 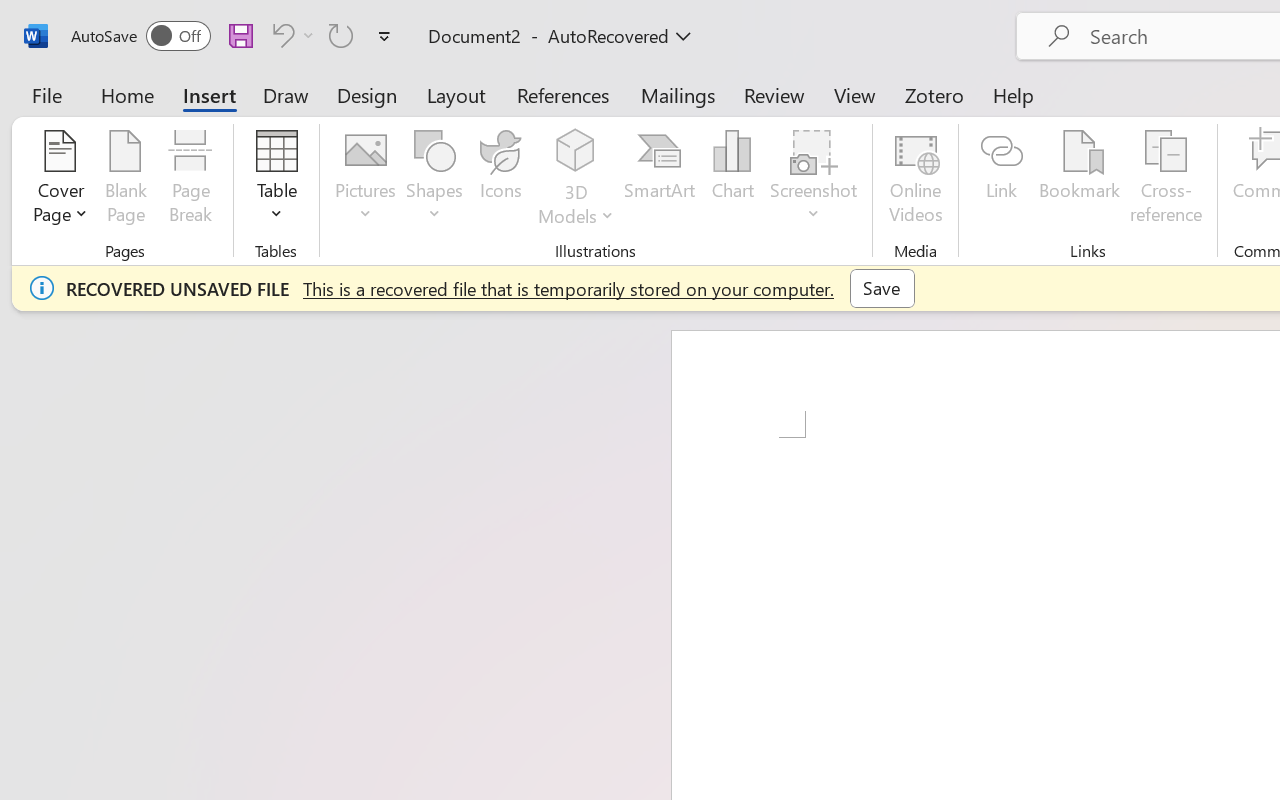 What do you see at coordinates (1166, 179) in the screenshot?
I see `'Cross-reference...'` at bounding box center [1166, 179].